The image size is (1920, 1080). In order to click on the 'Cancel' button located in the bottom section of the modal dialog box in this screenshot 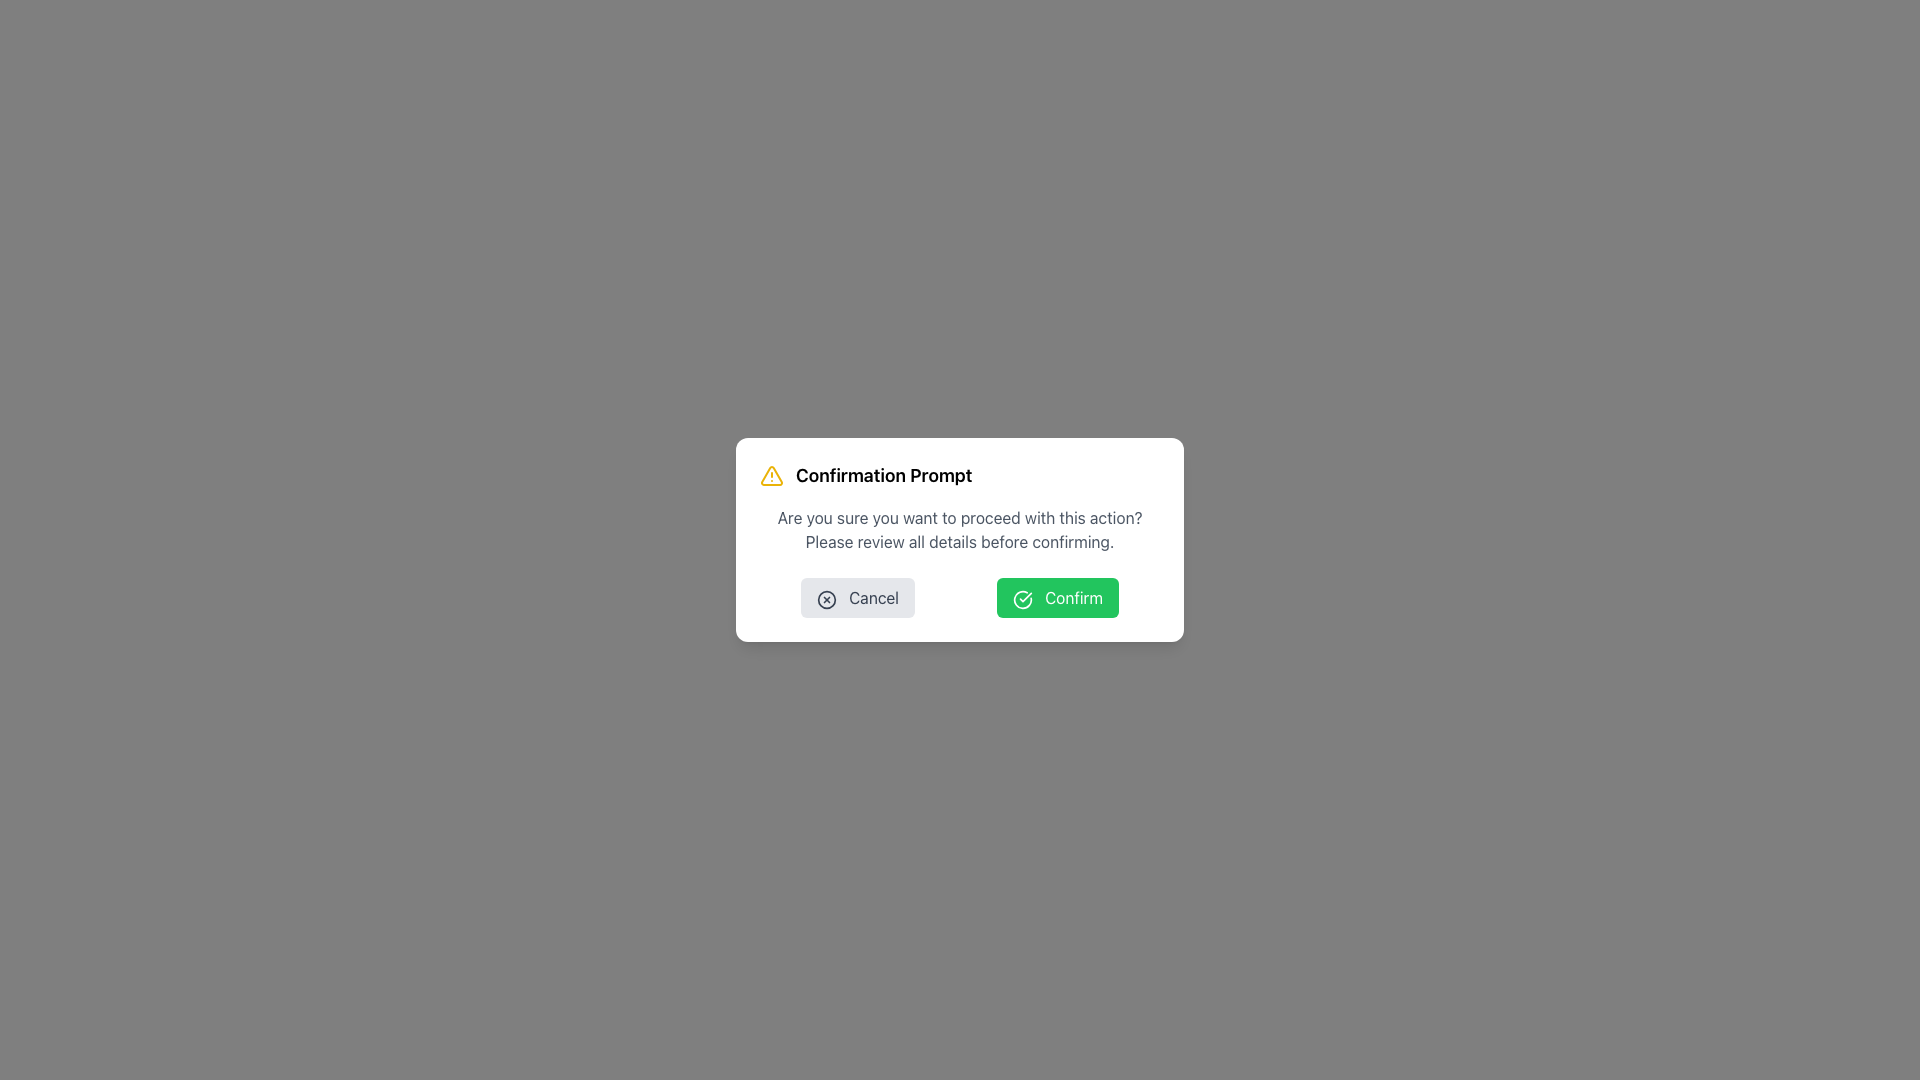, I will do `click(858, 596)`.